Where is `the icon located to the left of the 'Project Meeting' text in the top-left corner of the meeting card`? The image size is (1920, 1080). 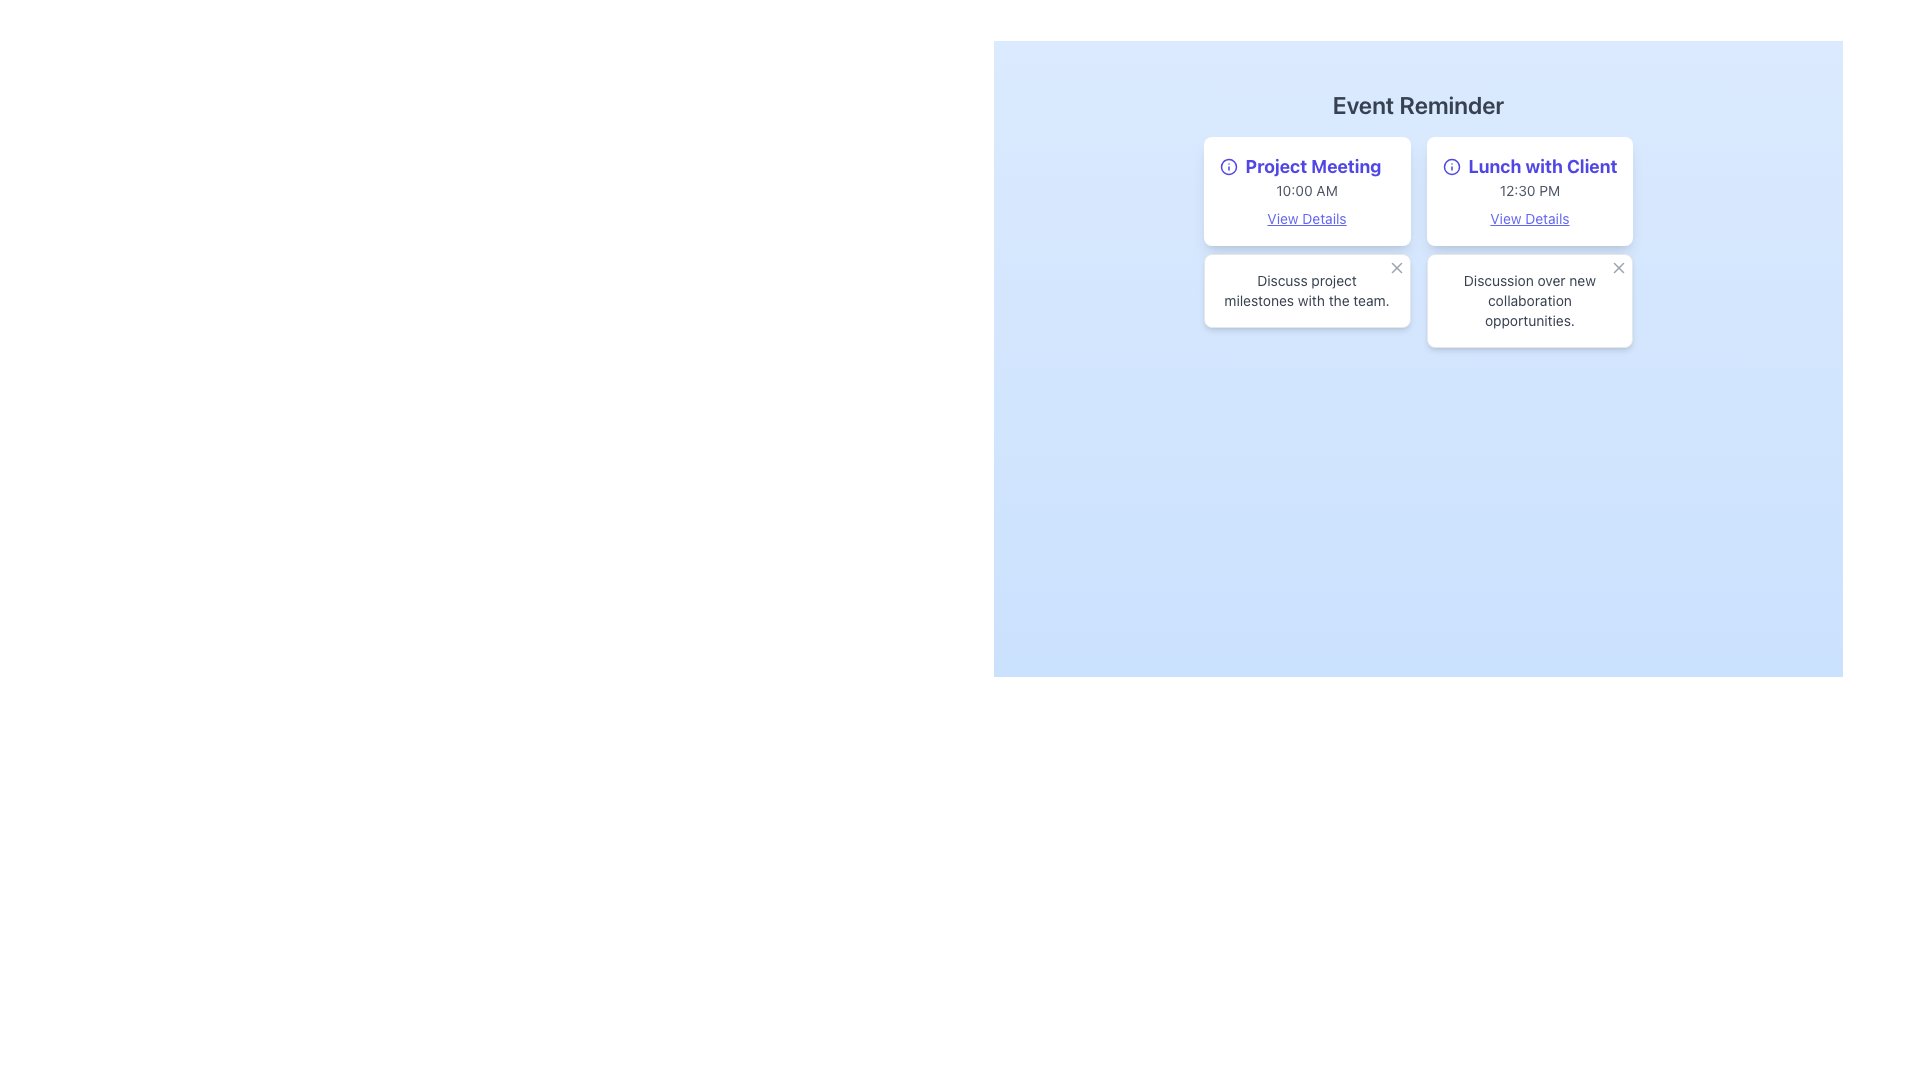
the icon located to the left of the 'Project Meeting' text in the top-left corner of the meeting card is located at coordinates (1227, 165).